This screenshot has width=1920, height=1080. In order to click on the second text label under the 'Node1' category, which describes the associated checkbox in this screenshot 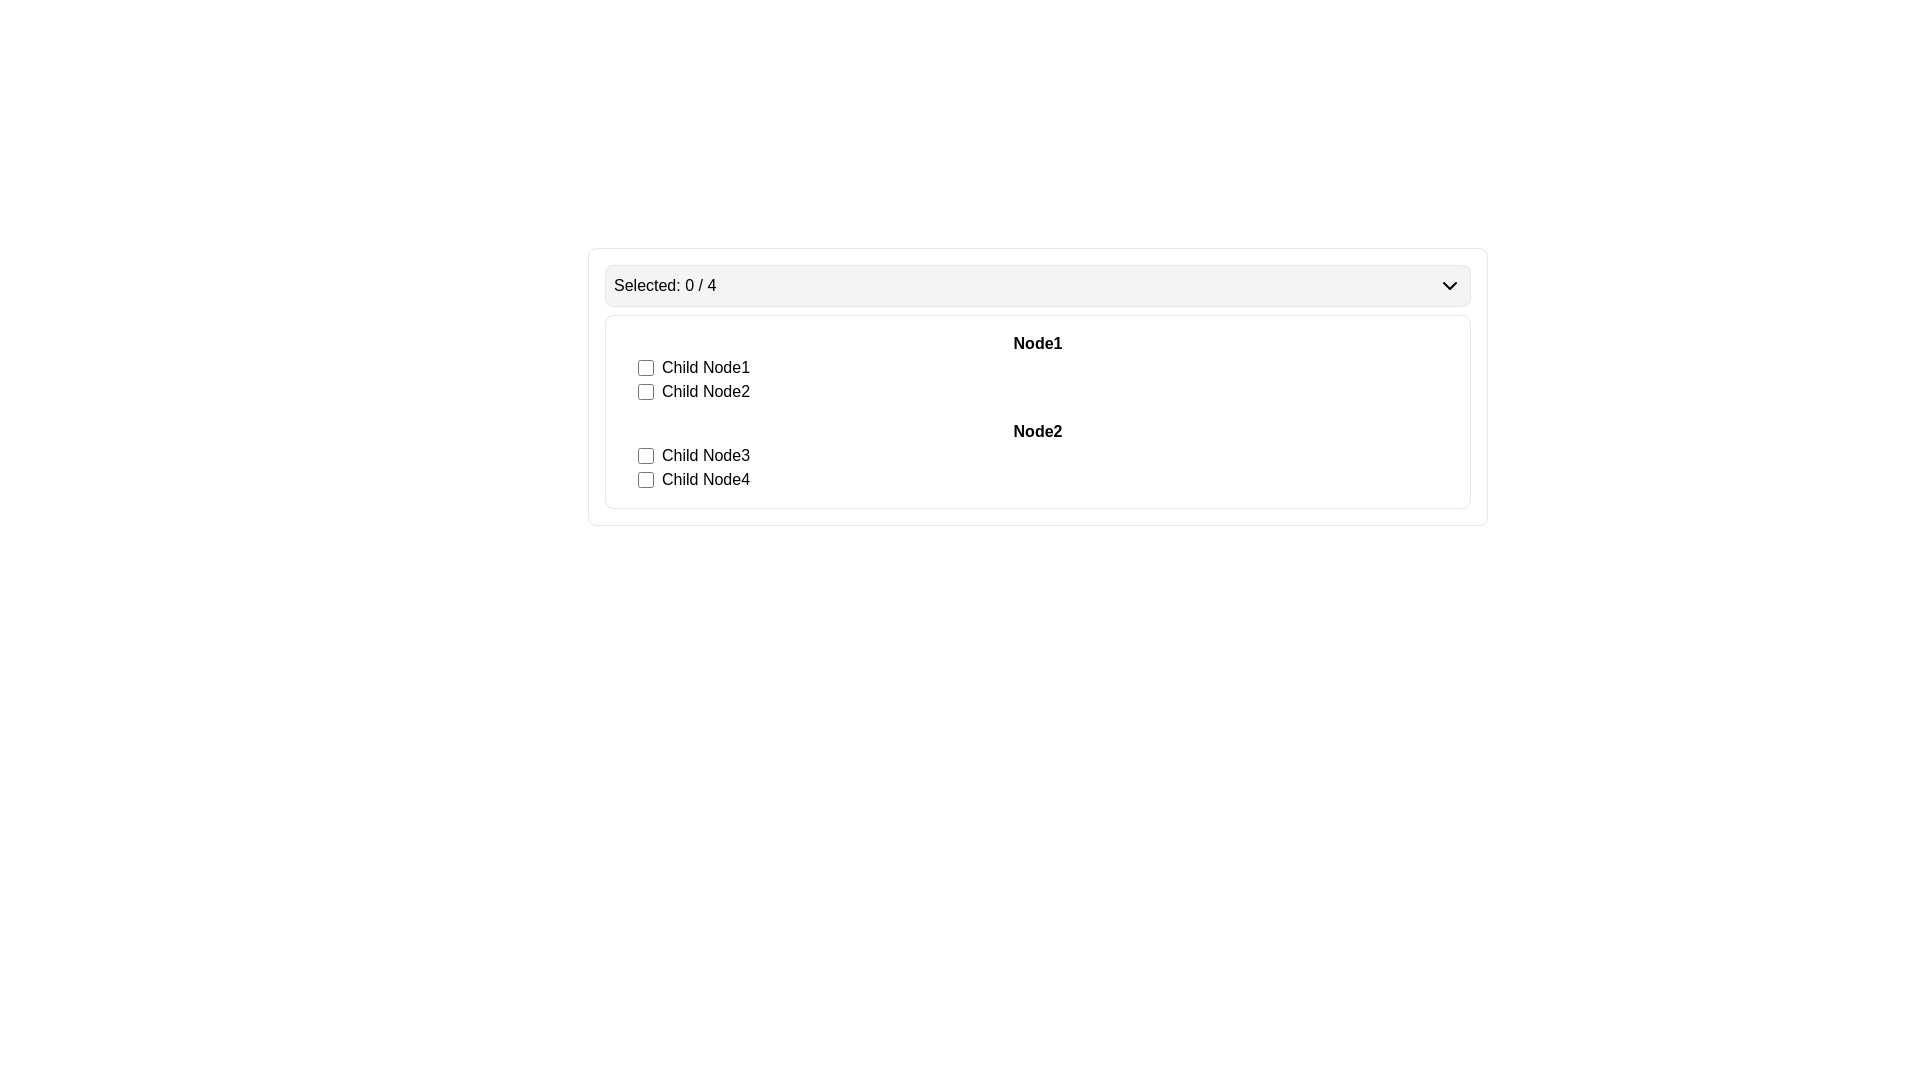, I will do `click(705, 392)`.